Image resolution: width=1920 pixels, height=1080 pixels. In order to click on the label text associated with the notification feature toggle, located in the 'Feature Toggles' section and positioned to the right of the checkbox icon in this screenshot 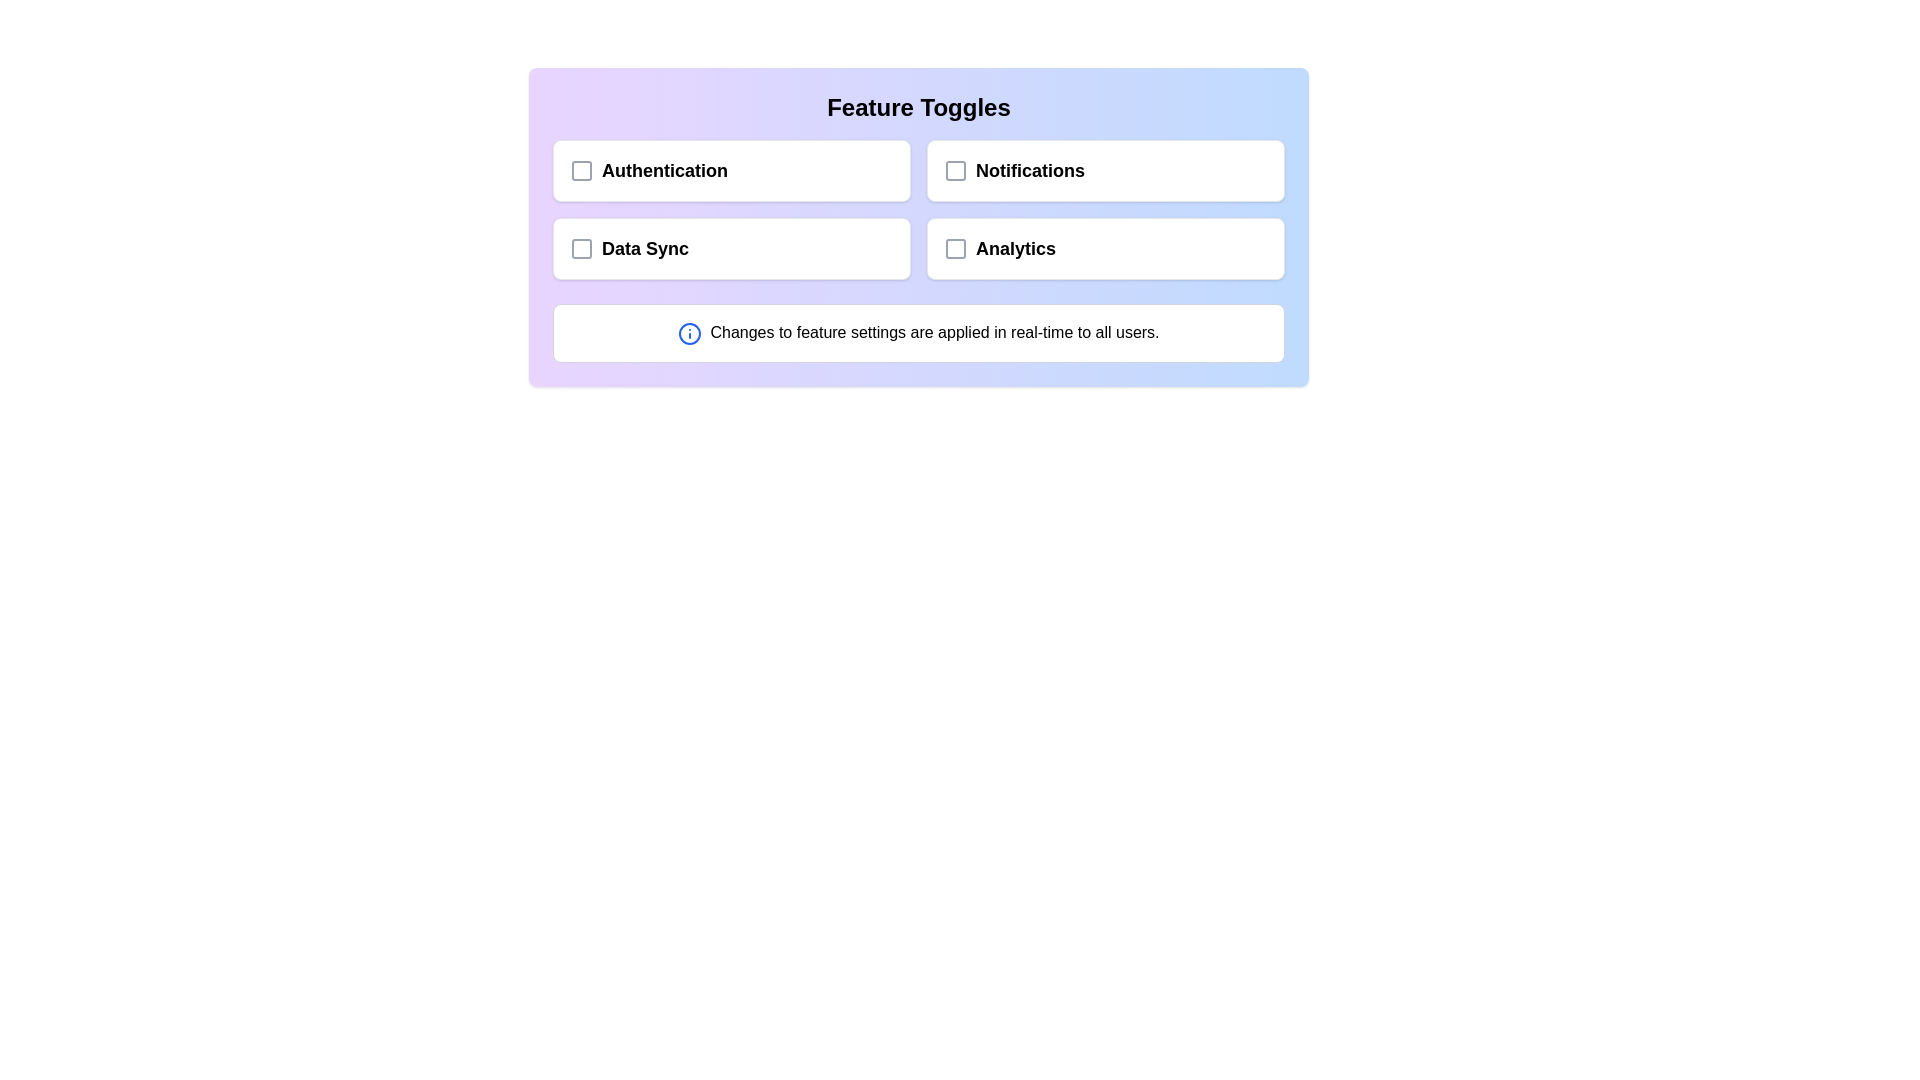, I will do `click(1014, 169)`.